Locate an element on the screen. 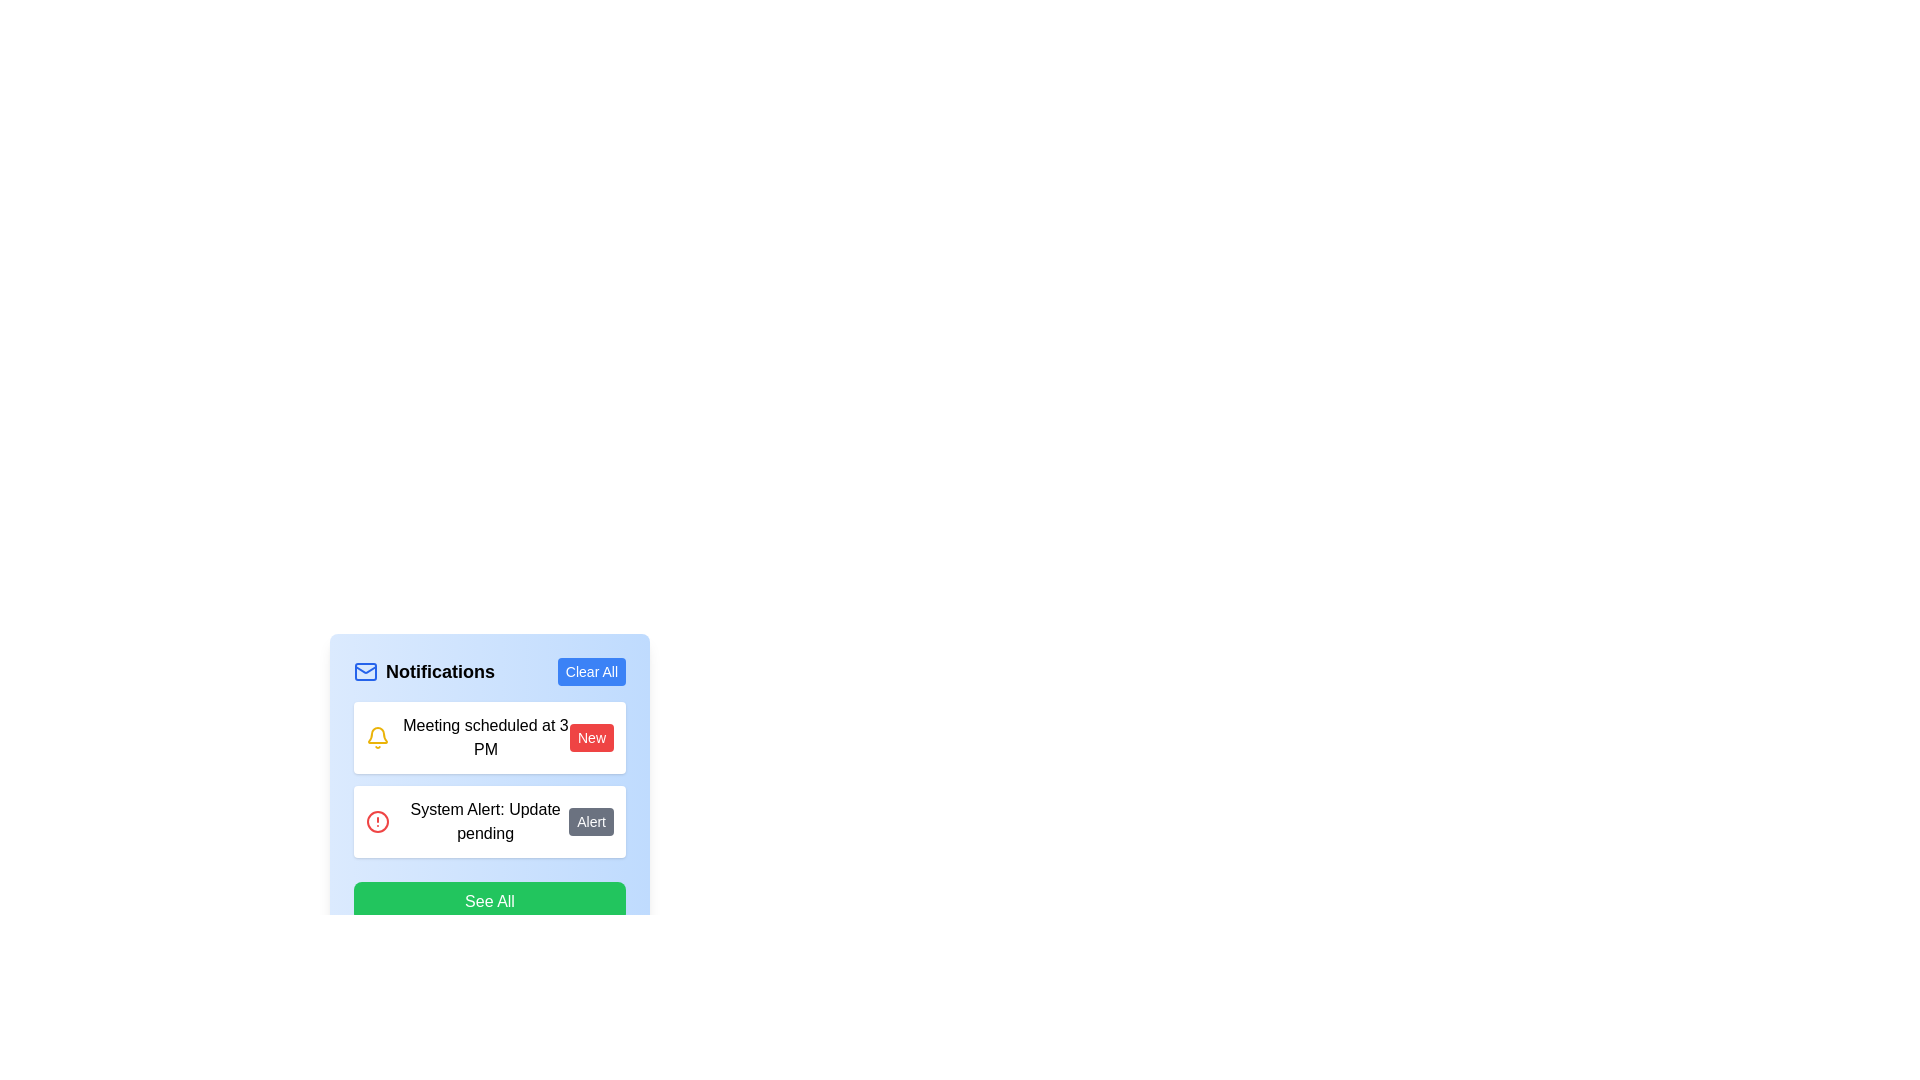 The width and height of the screenshot is (1920, 1080). the Circle graphic element which is part of an alert icon indicating an important message, located adjacent to the 'System Alert: Update pending' notification text is located at coordinates (378, 821).